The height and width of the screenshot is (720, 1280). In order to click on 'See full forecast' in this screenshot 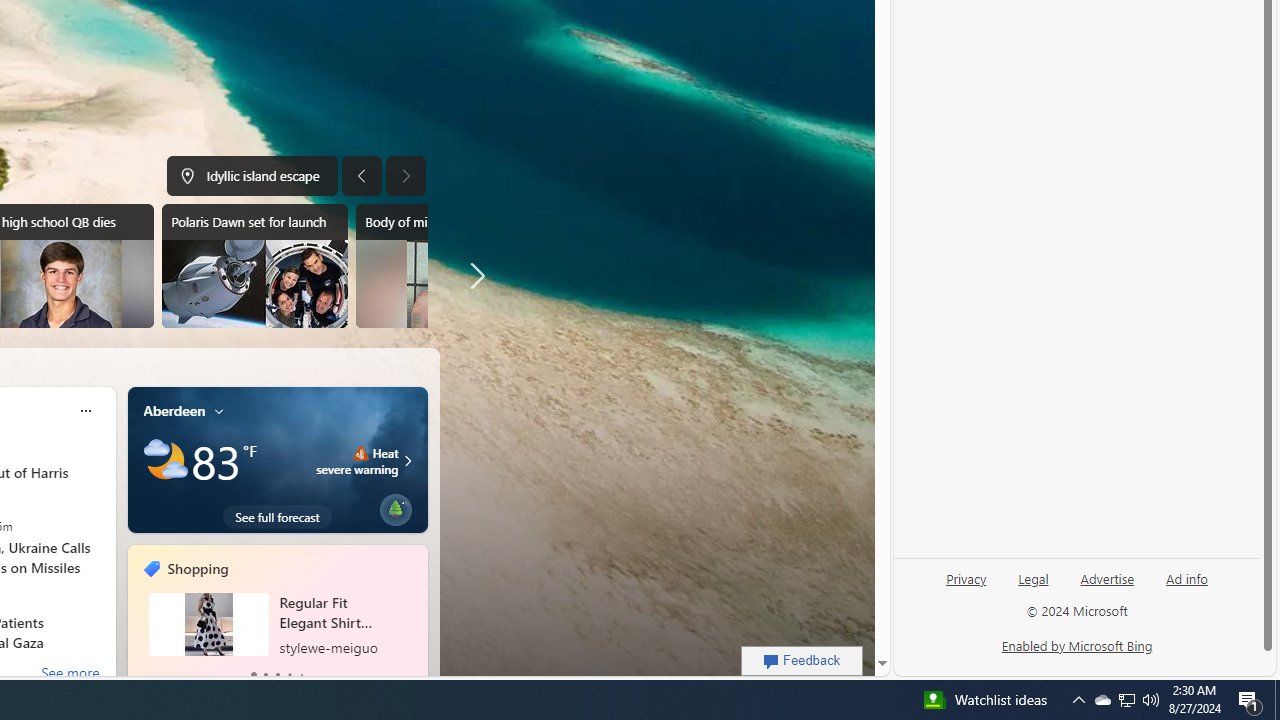, I will do `click(276, 515)`.